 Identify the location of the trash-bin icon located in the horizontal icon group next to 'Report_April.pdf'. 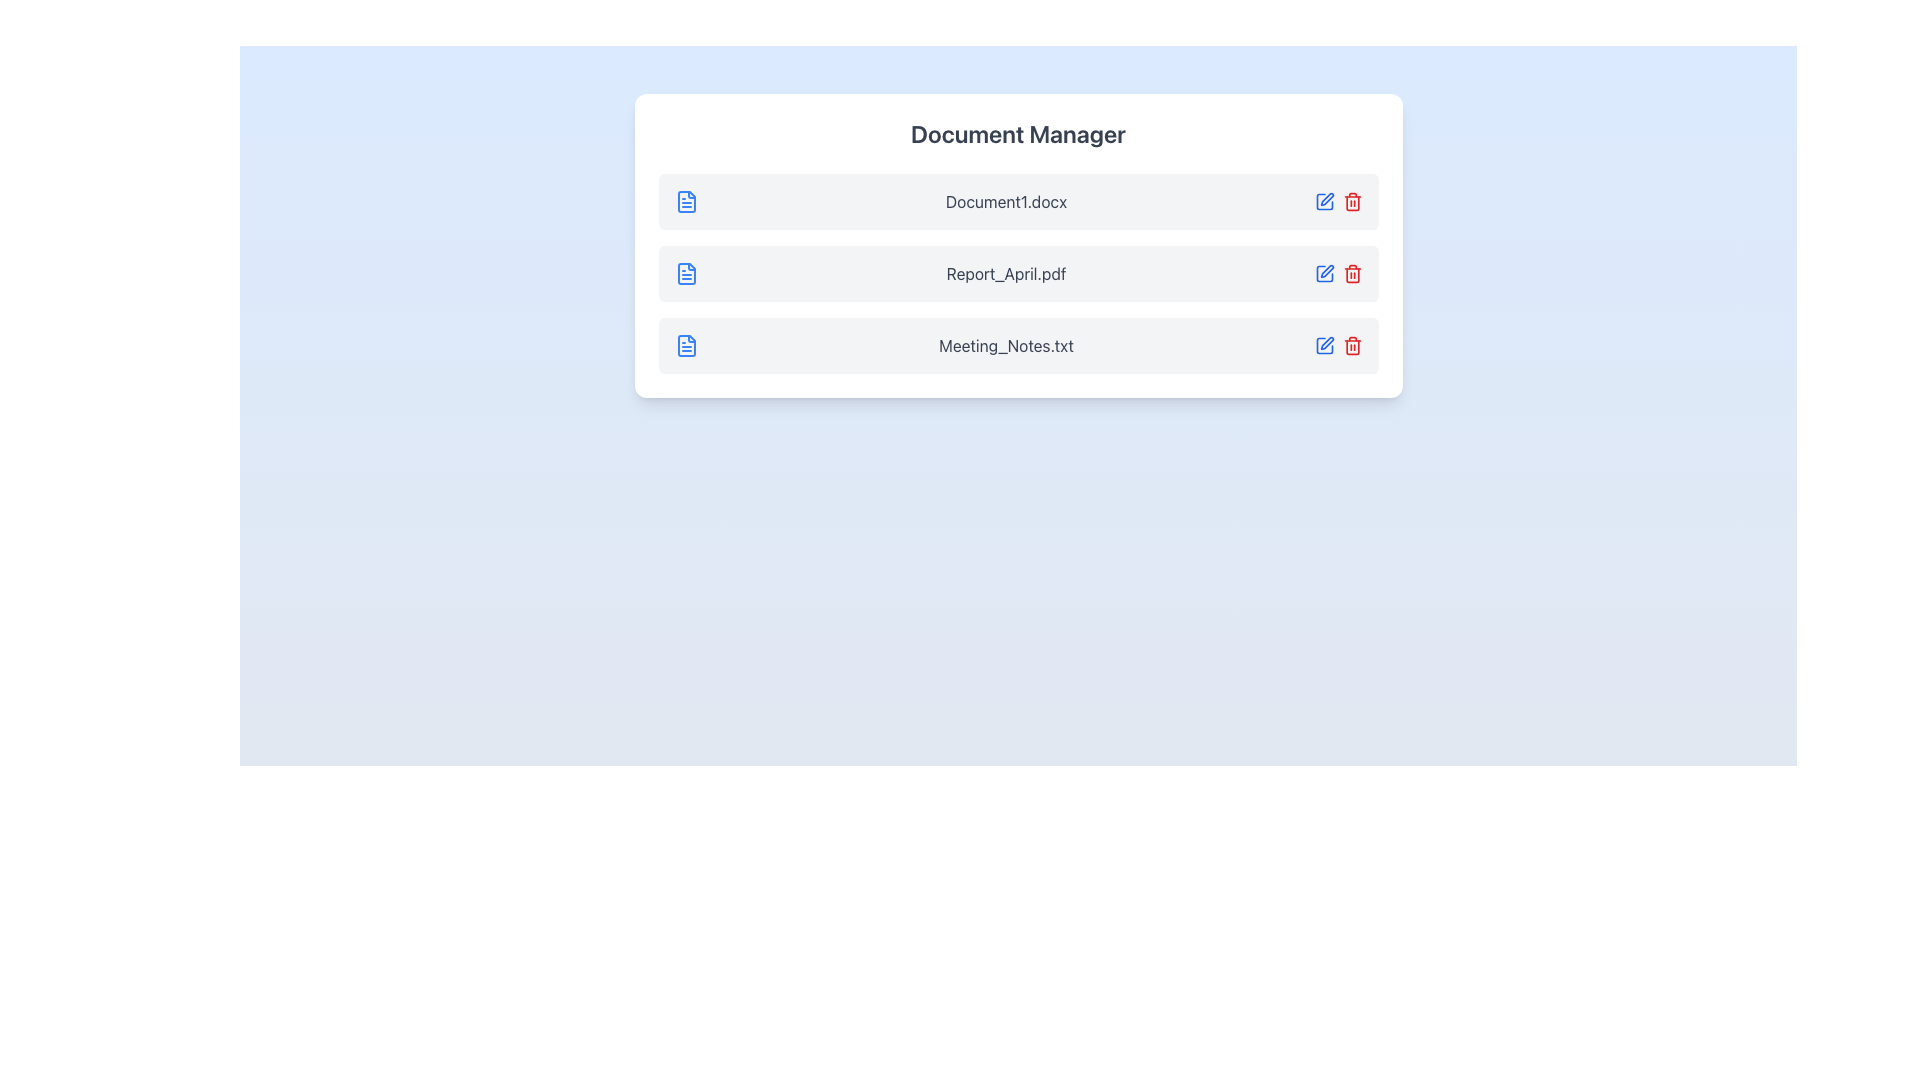
(1338, 273).